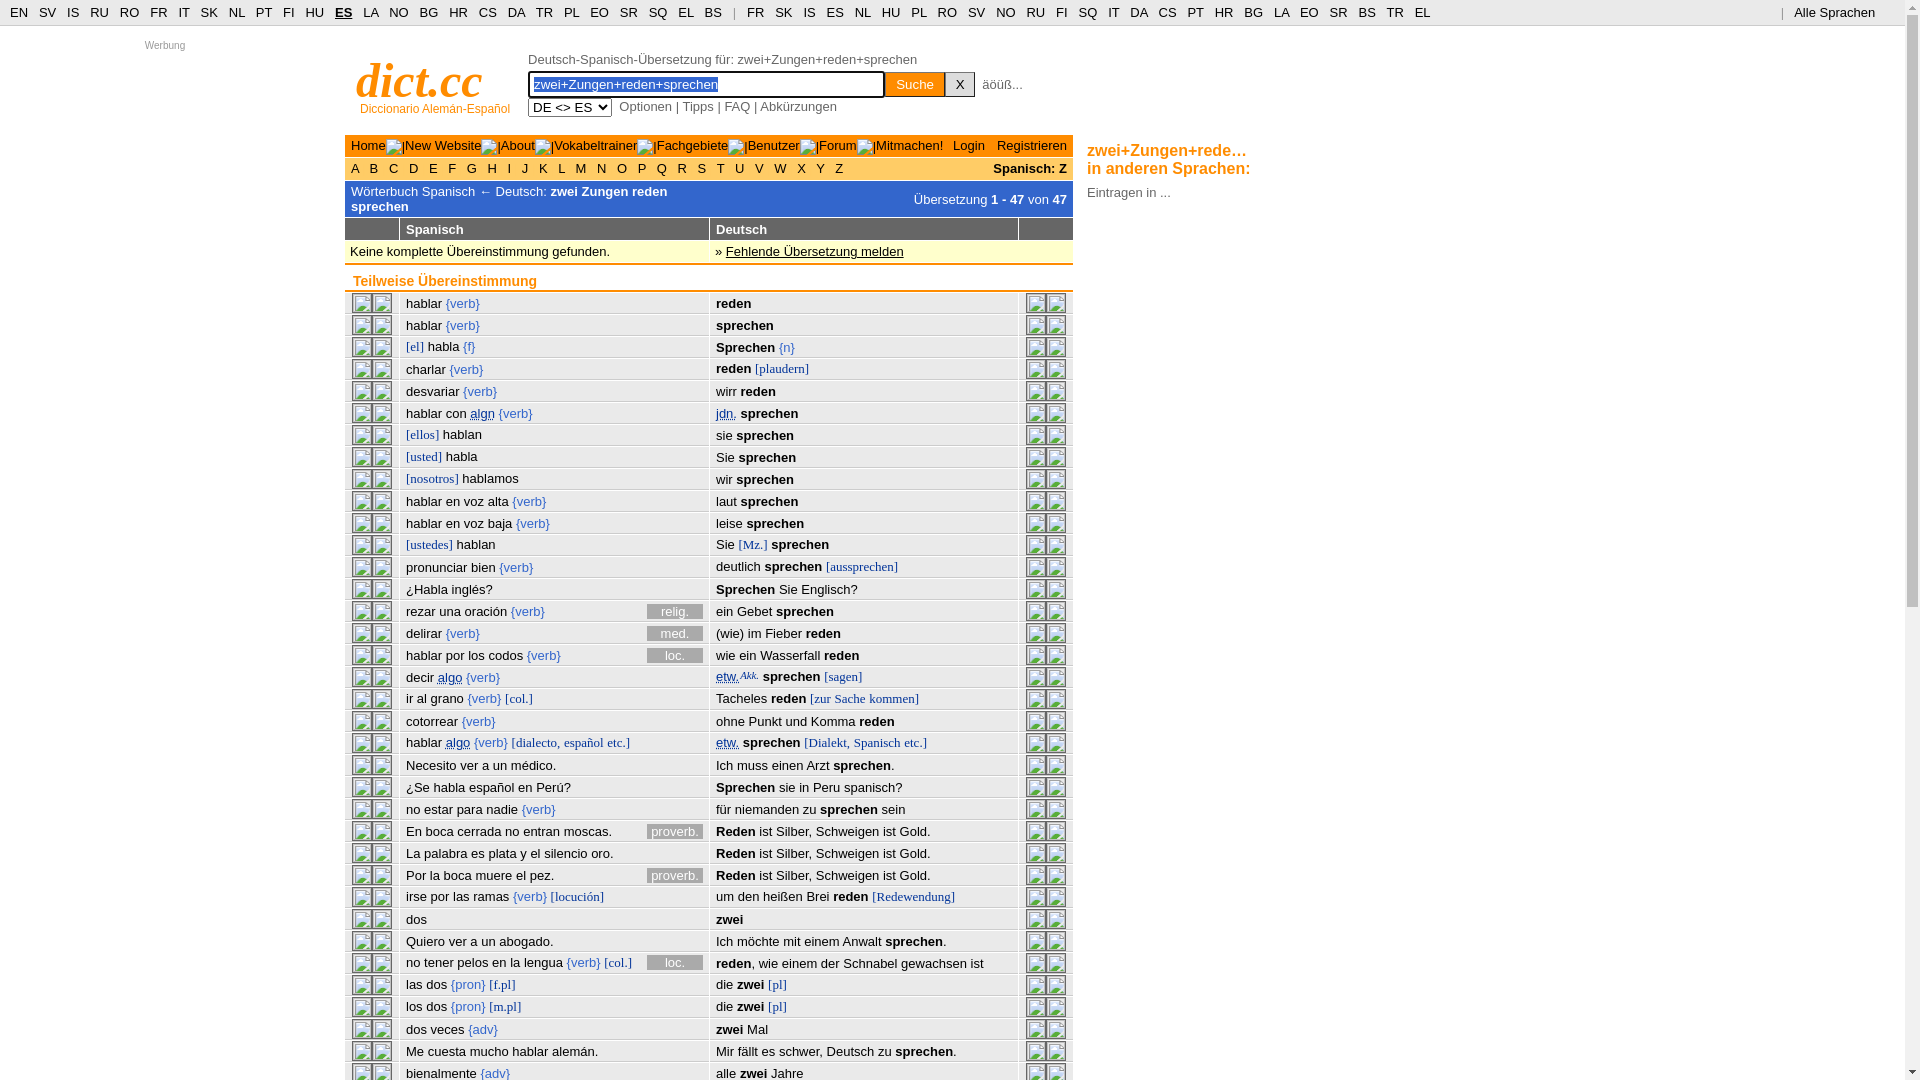  What do you see at coordinates (439, 831) in the screenshot?
I see `'boca'` at bounding box center [439, 831].